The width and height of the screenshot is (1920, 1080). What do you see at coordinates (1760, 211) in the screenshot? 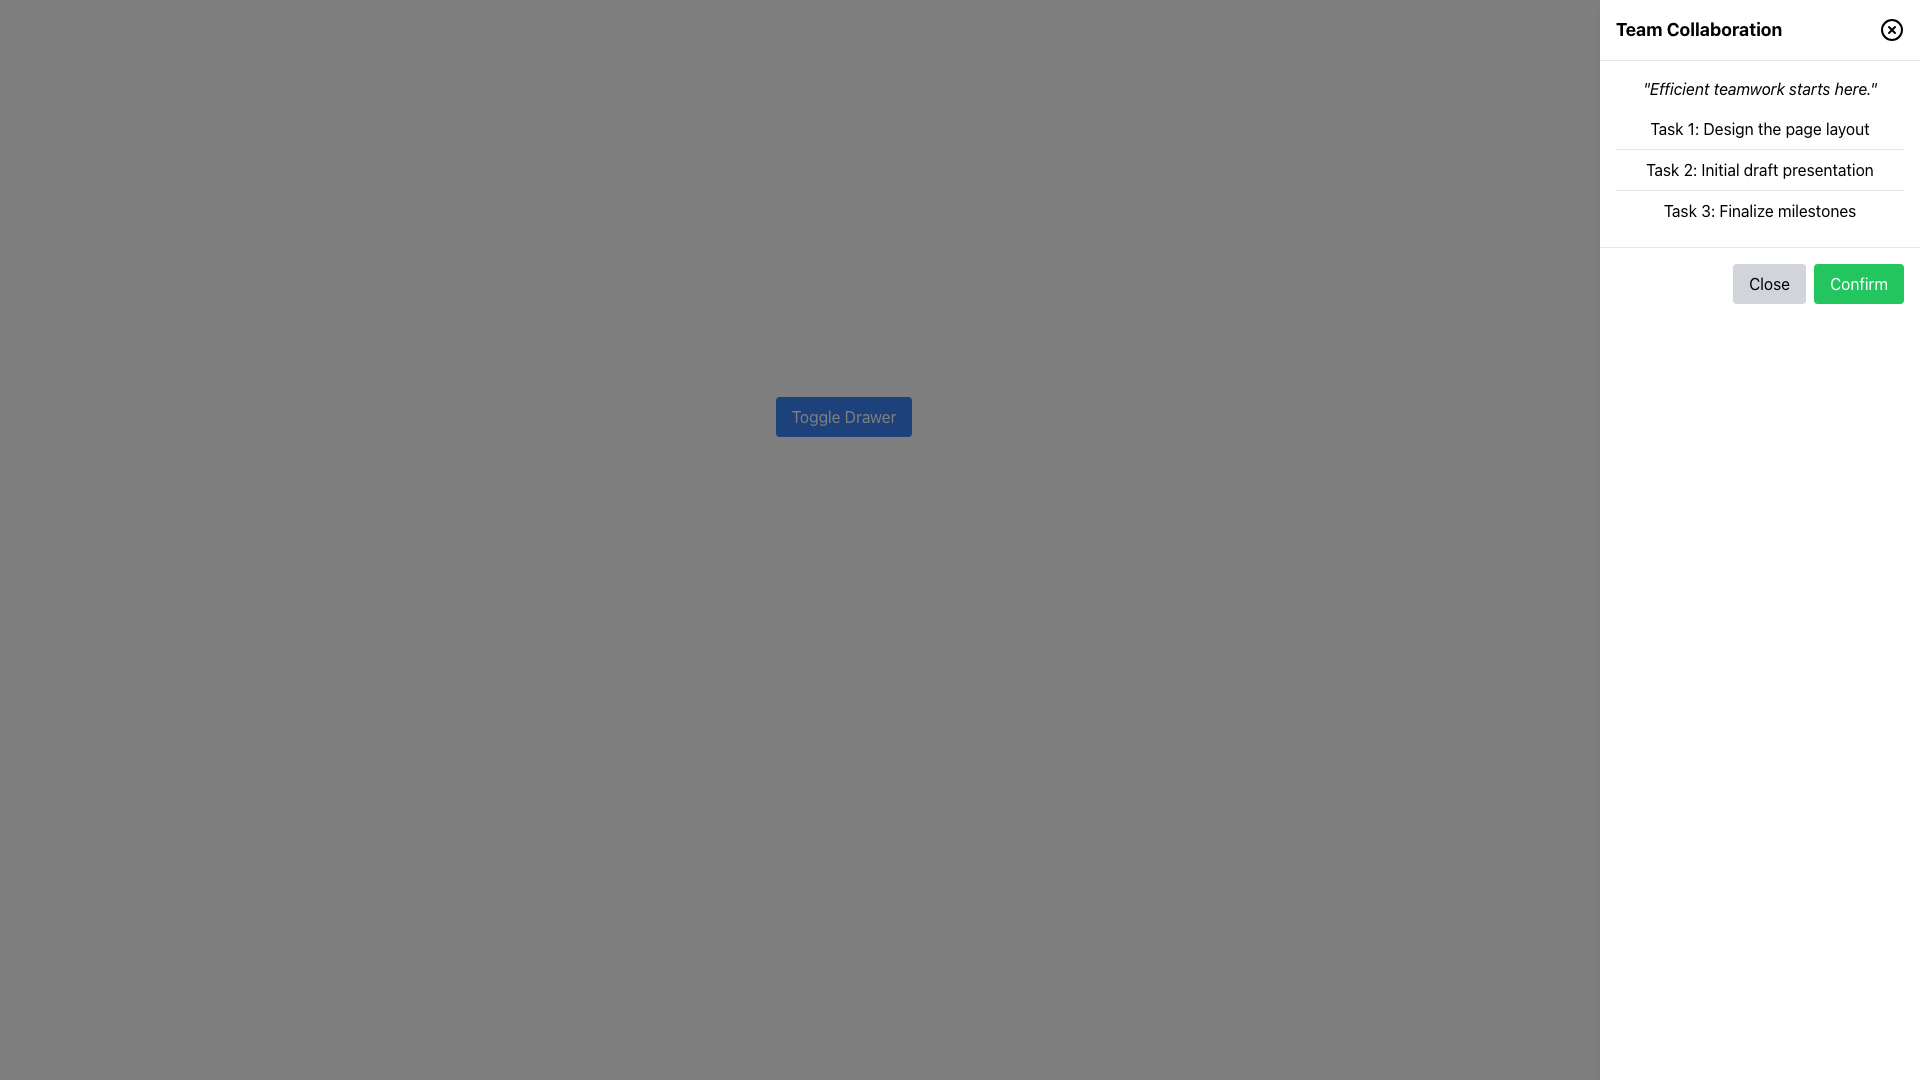
I see `the text label indicating 'Task 3: Finalize milestones', which is the third item in the task list located beneath 'Task 2: Initial draft presentation'` at bounding box center [1760, 211].